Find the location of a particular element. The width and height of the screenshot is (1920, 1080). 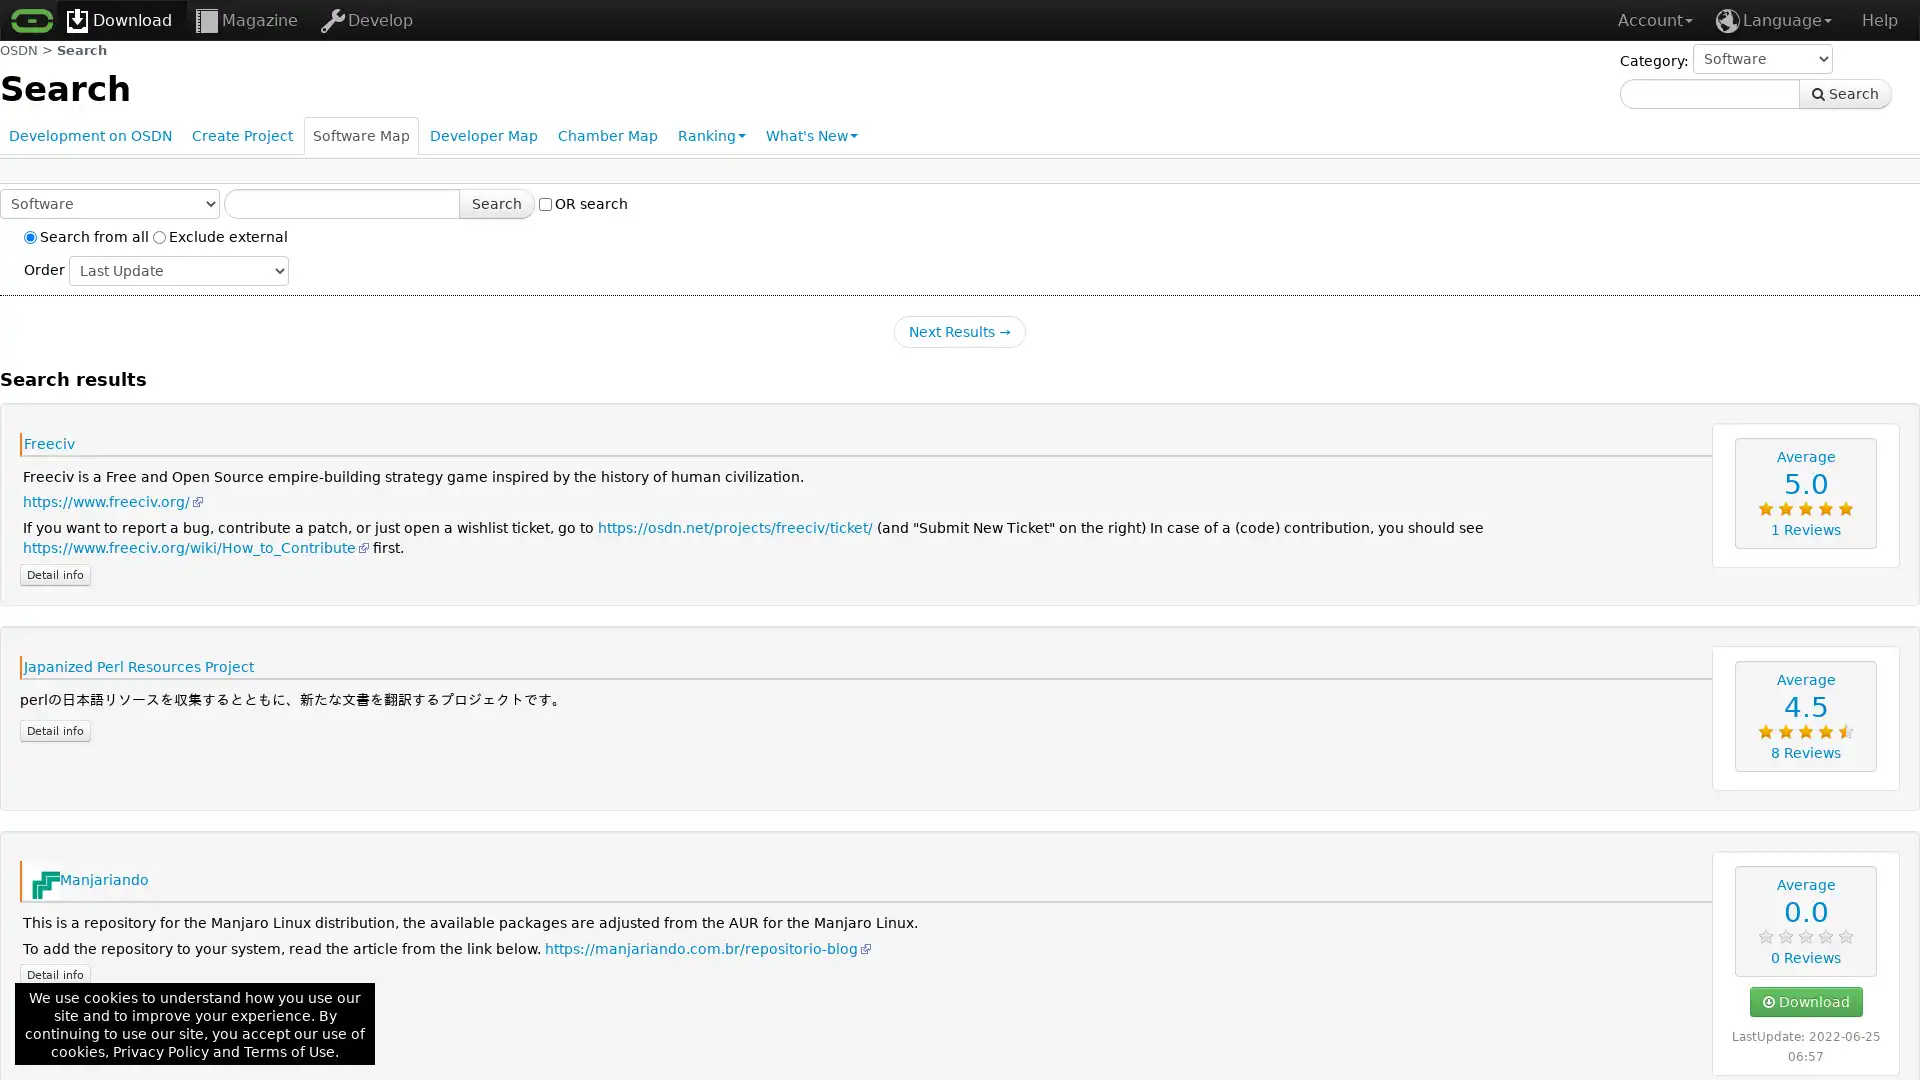

Detail info is located at coordinates (55, 974).